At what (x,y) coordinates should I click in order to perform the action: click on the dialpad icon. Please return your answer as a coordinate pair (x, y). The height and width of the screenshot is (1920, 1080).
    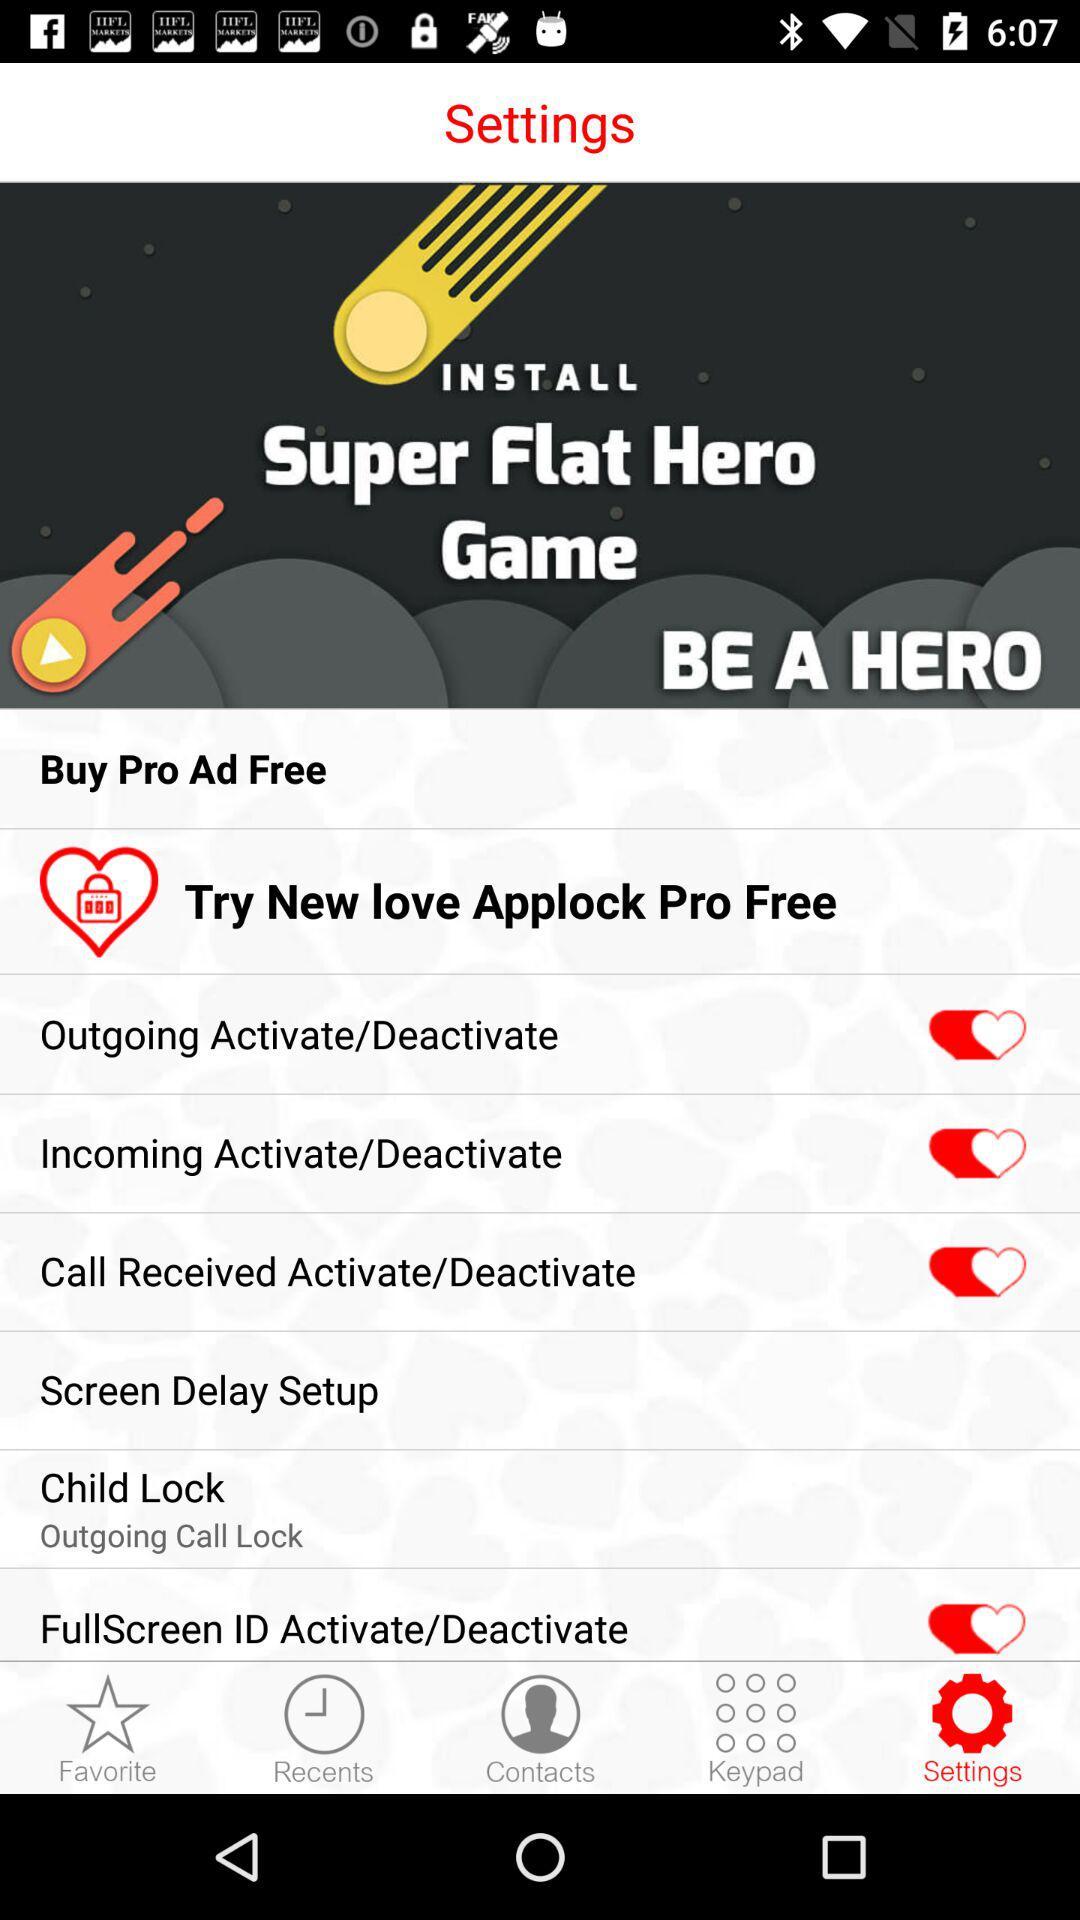
    Looking at the image, I should click on (756, 1728).